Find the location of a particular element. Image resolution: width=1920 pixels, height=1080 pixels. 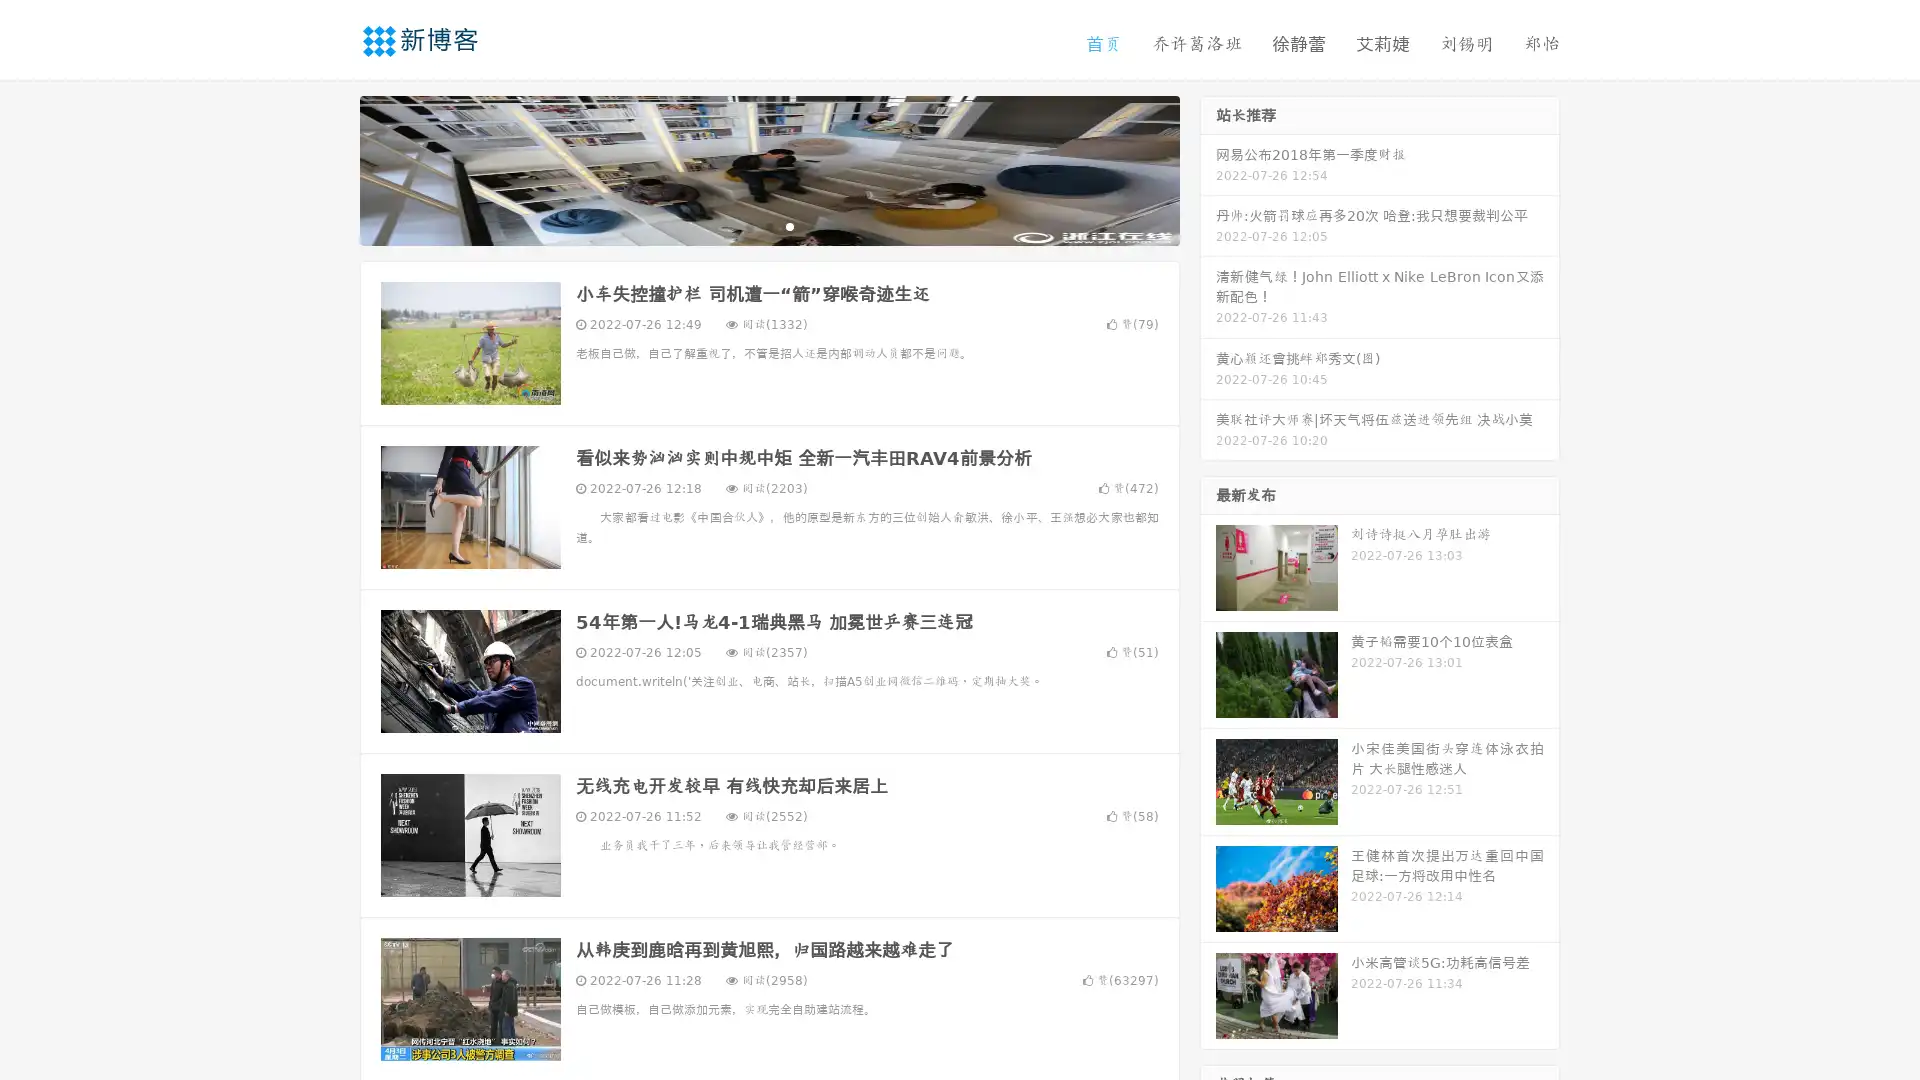

Next slide is located at coordinates (1208, 168).